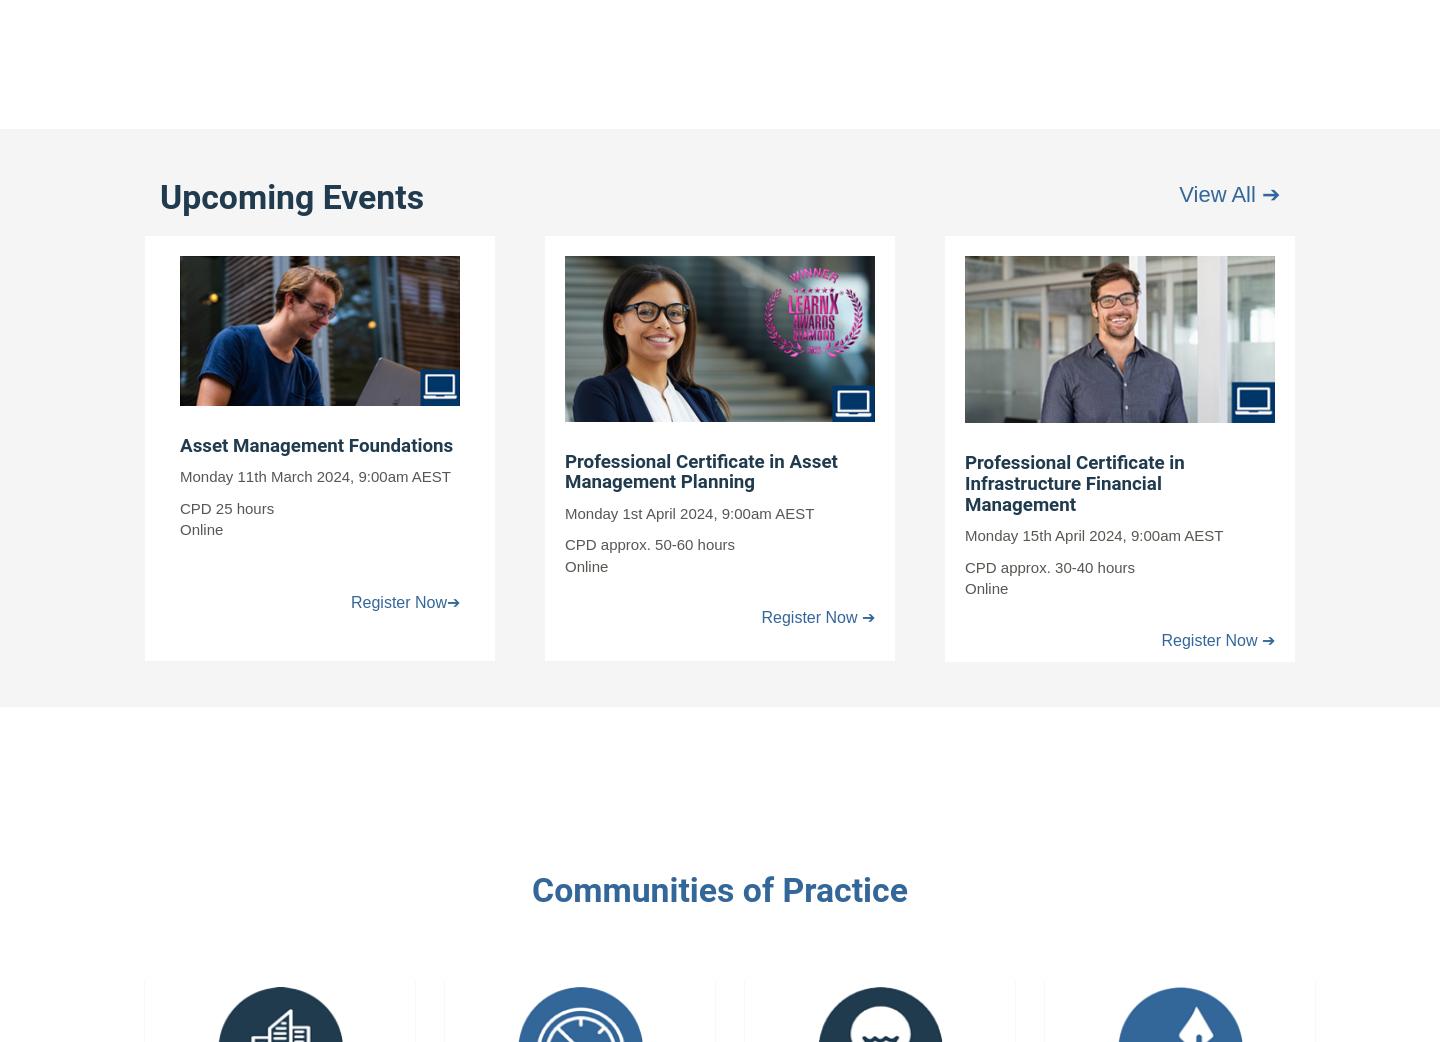 The image size is (1440, 1042). Describe the element at coordinates (1074, 483) in the screenshot. I see `'Professional Certificate in Infrastructure Financial Management'` at that location.